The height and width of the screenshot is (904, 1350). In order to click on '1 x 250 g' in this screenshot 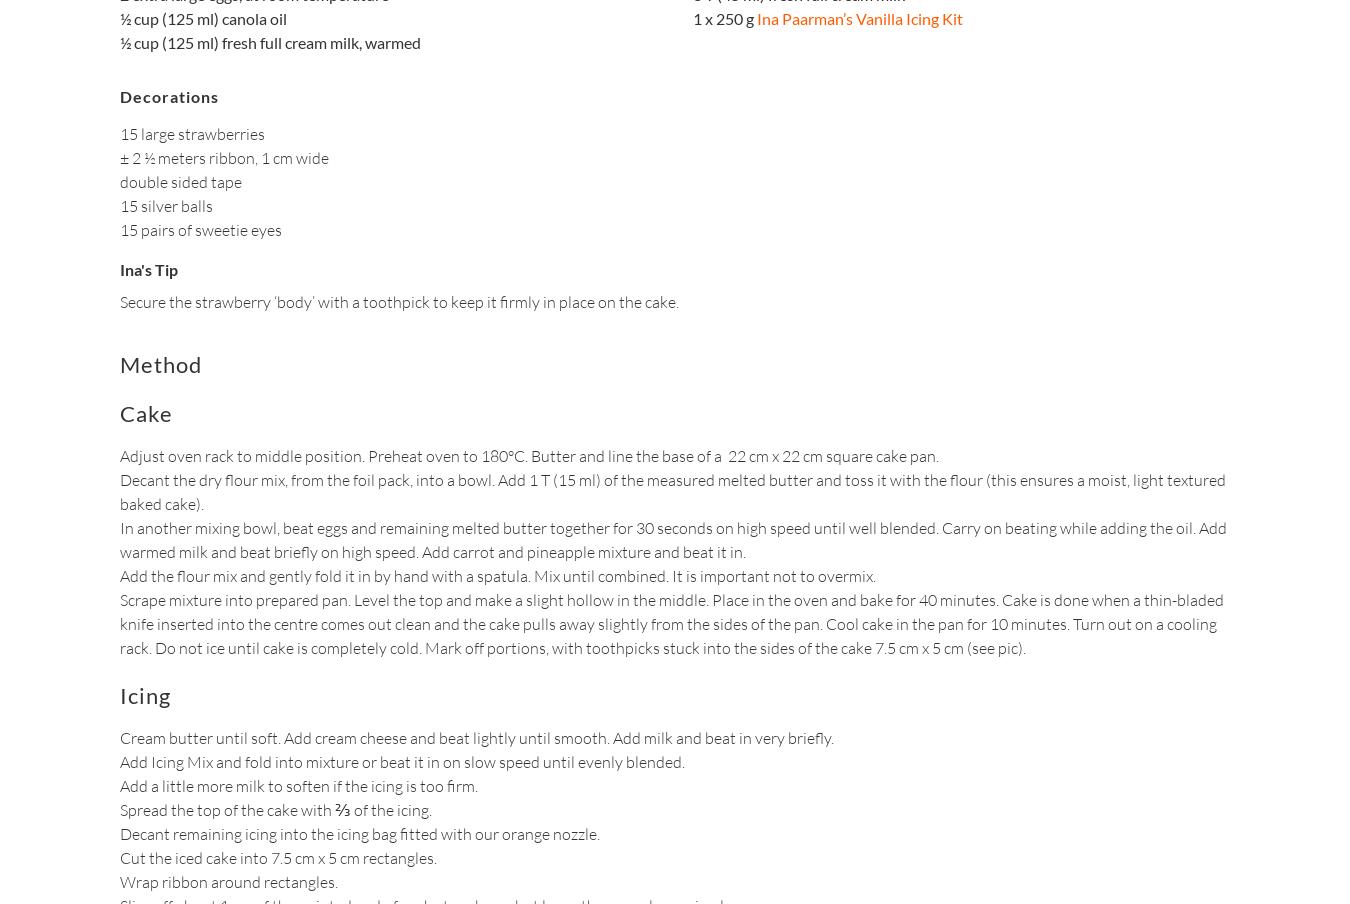, I will do `click(723, 16)`.